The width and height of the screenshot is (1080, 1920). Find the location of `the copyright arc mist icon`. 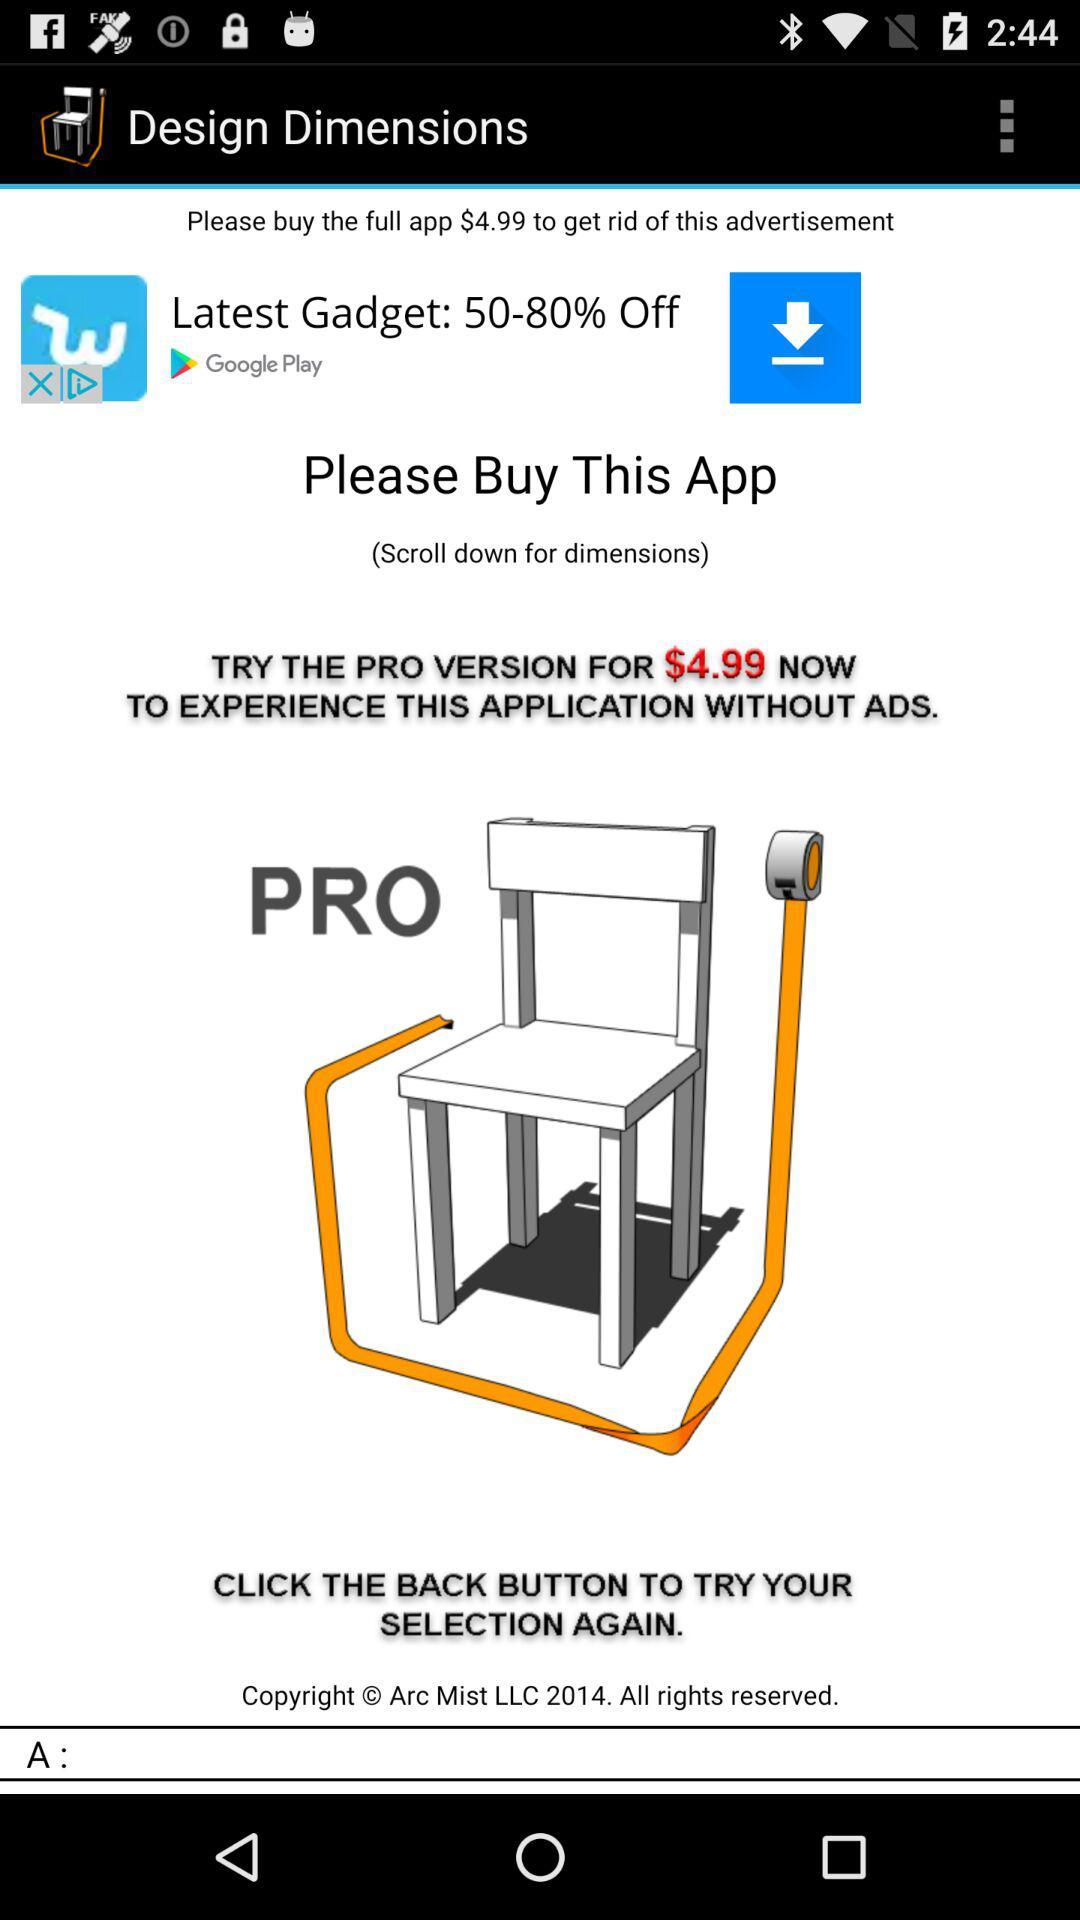

the copyright arc mist icon is located at coordinates (540, 1693).